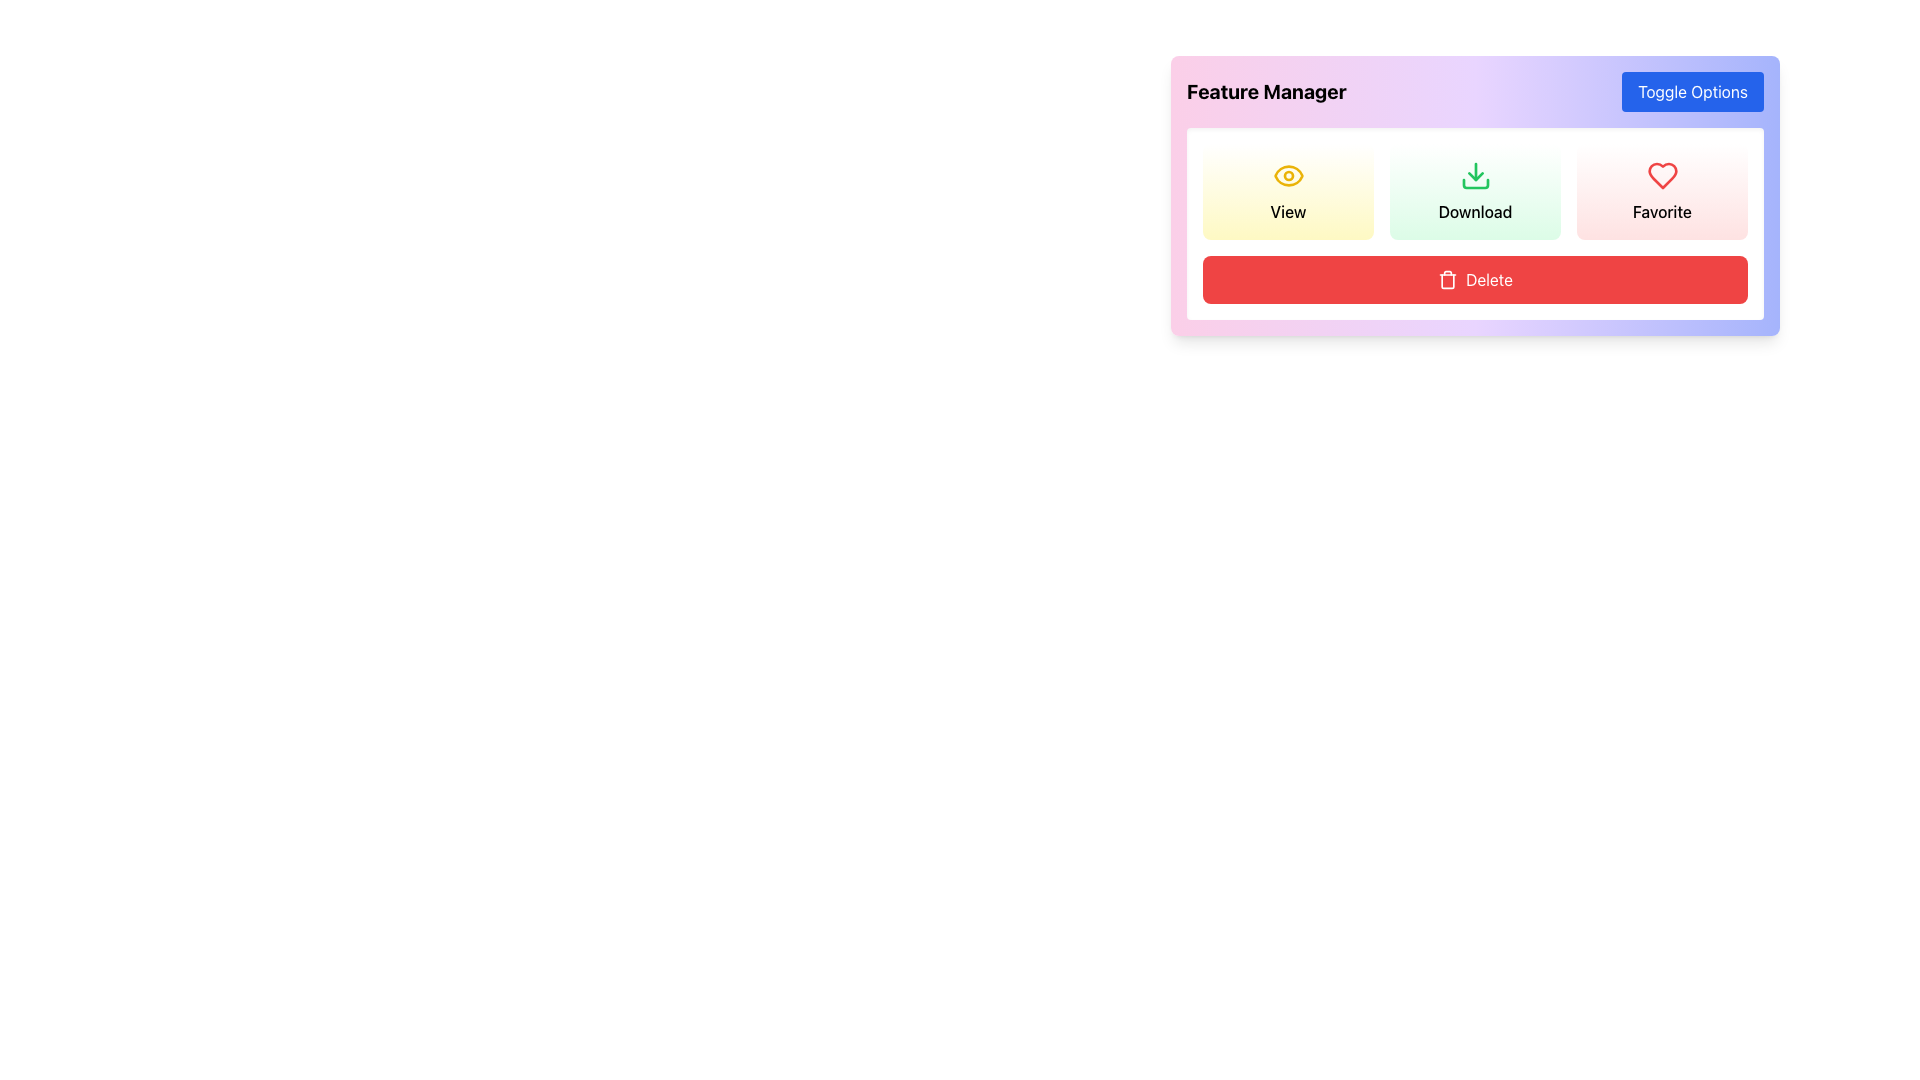 The image size is (1920, 1080). Describe the element at coordinates (1475, 192) in the screenshot. I see `the 'Download' button with a gradient background and a downward green arrow icon to initiate the download` at that location.